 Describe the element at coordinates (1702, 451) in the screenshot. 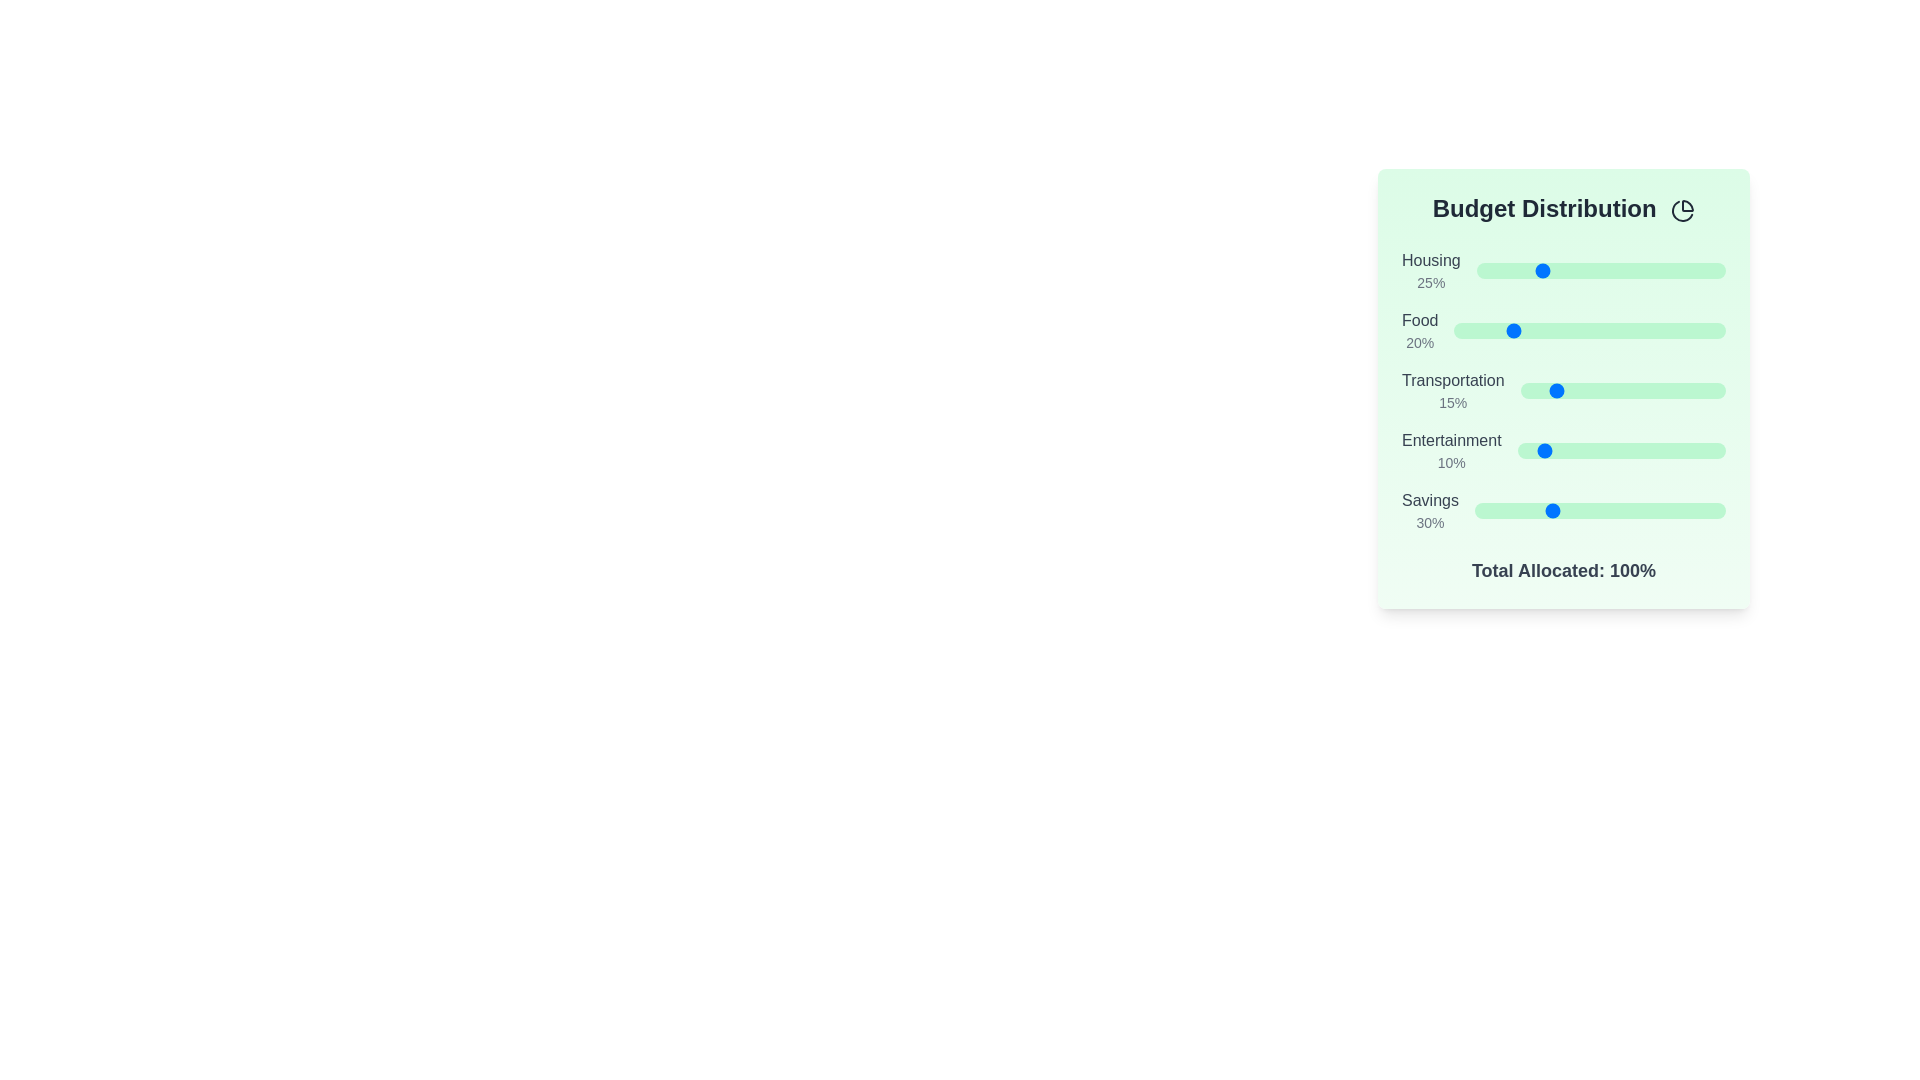

I see `the slider for 'Entertainment' to set its percentage to 89` at that location.